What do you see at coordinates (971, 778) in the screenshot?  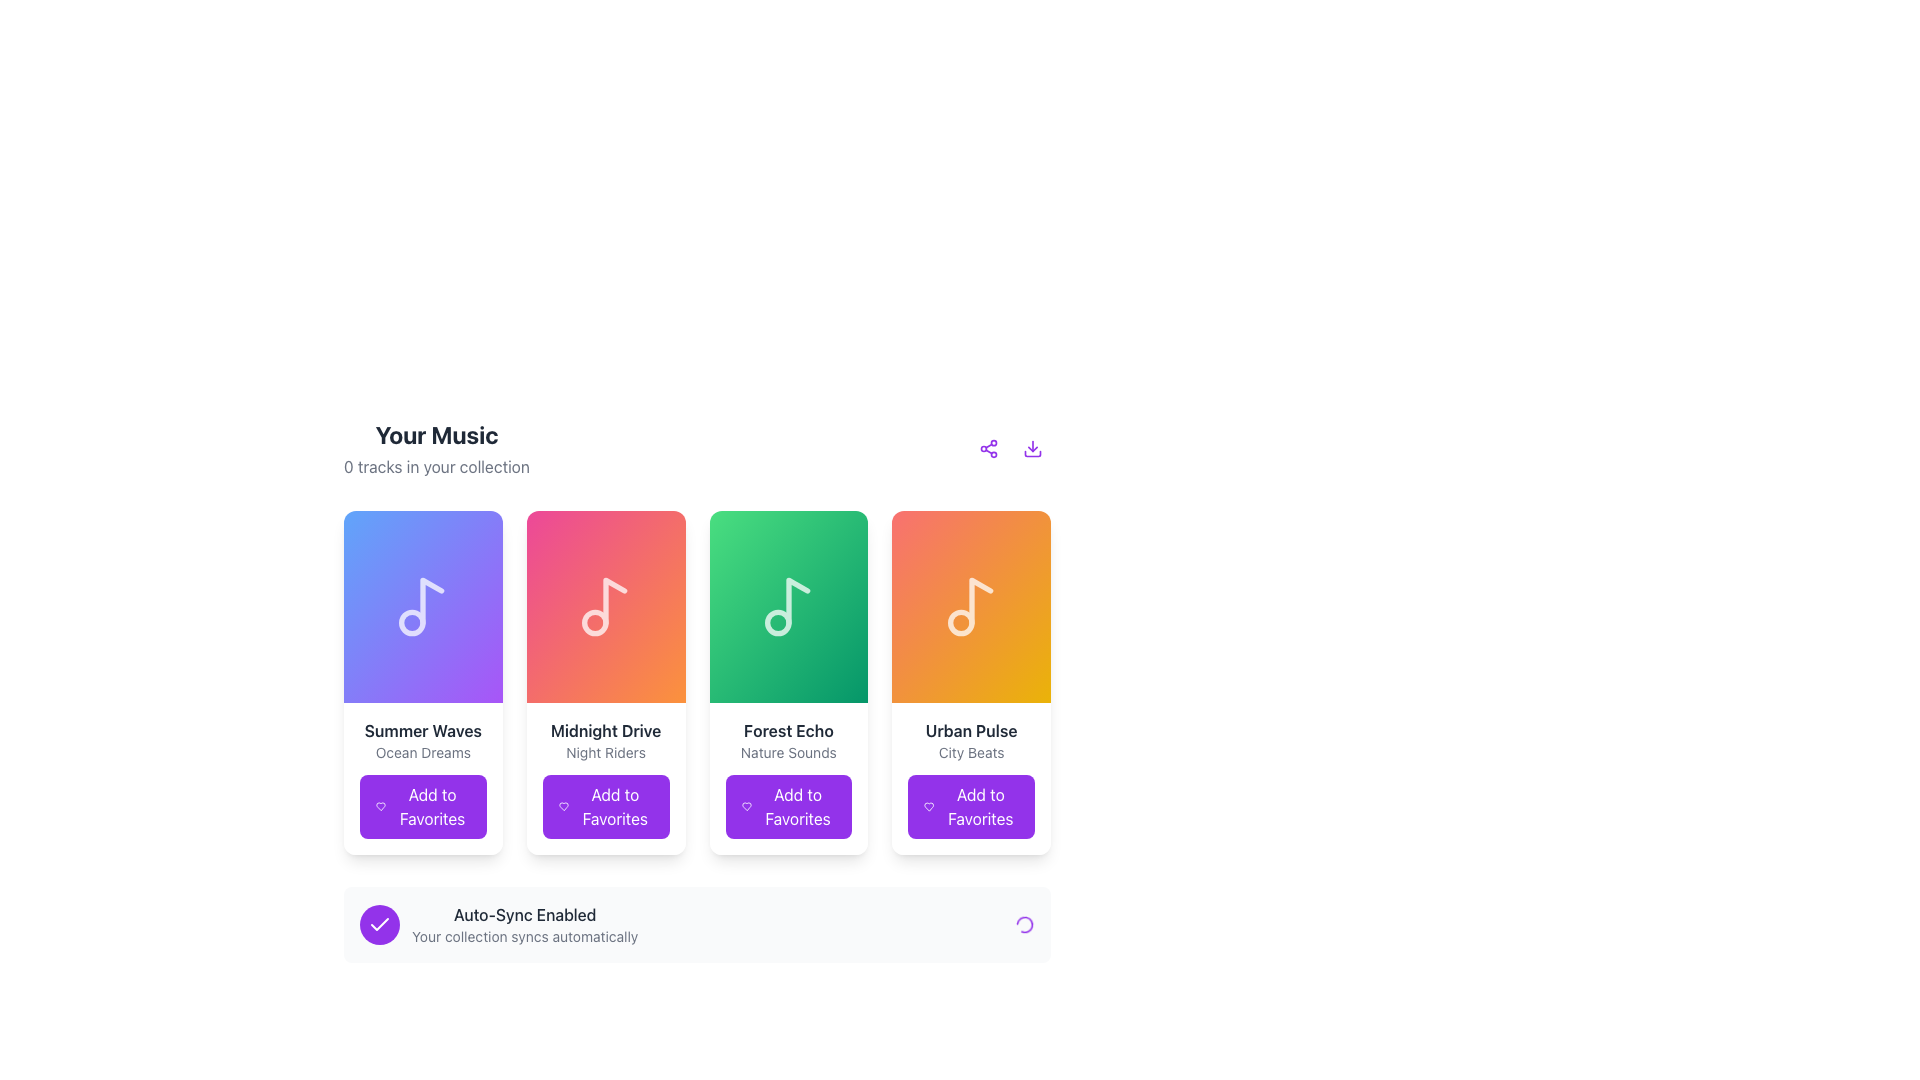 I see `the 'Add to Favorites' button located at the bottom of the fourth music card, directly below the 'Urban Pulse' heading and 'City Beats' subheading` at bounding box center [971, 778].